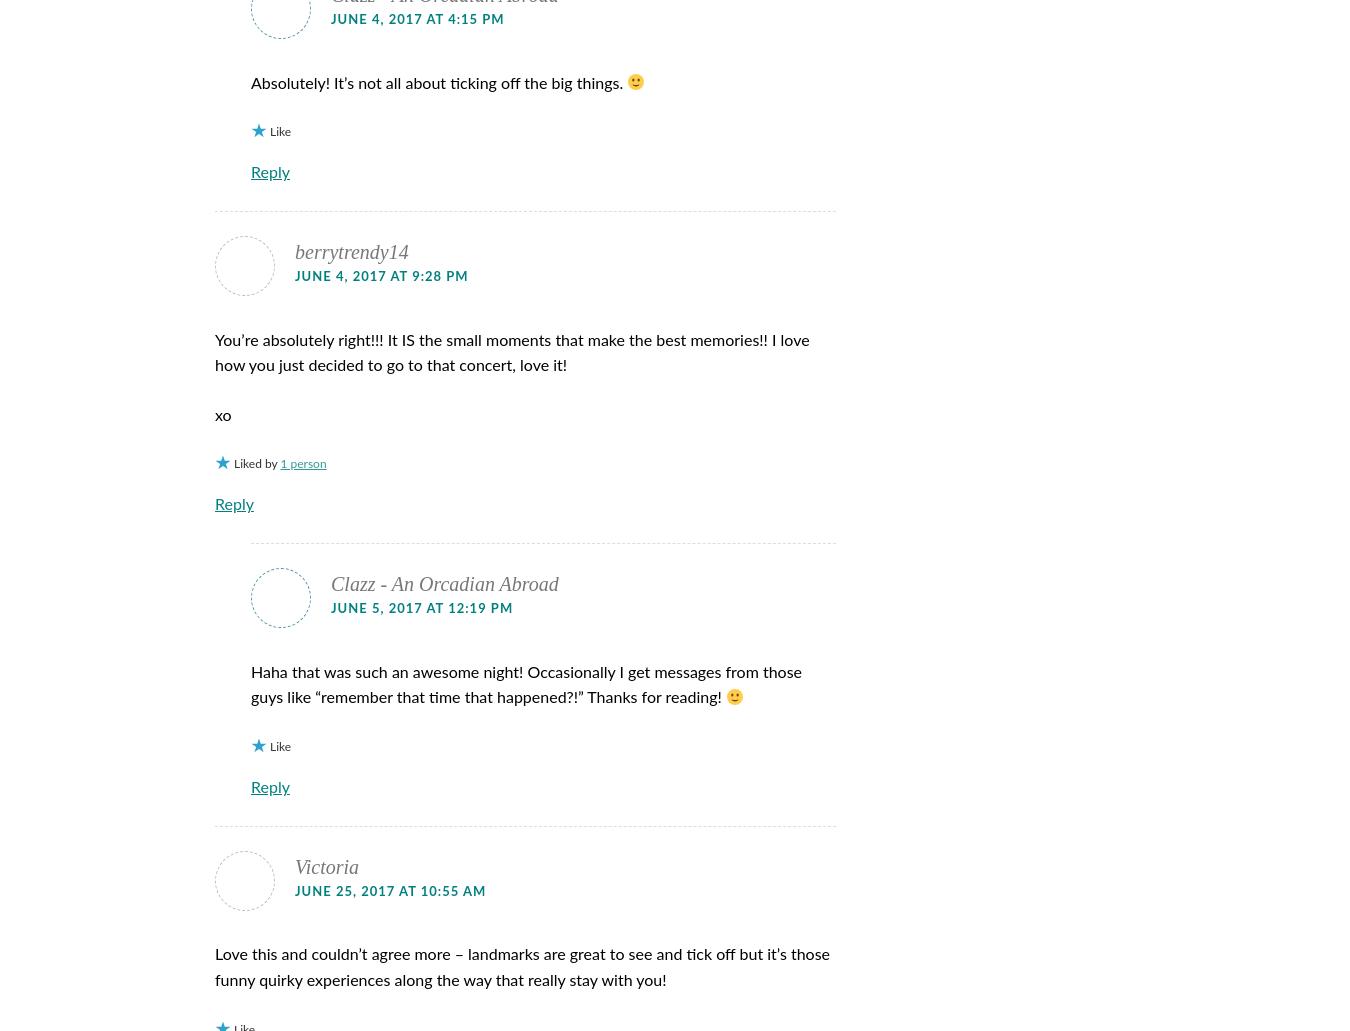 Image resolution: width=1350 pixels, height=1031 pixels. What do you see at coordinates (278, 463) in the screenshot?
I see `'1 person'` at bounding box center [278, 463].